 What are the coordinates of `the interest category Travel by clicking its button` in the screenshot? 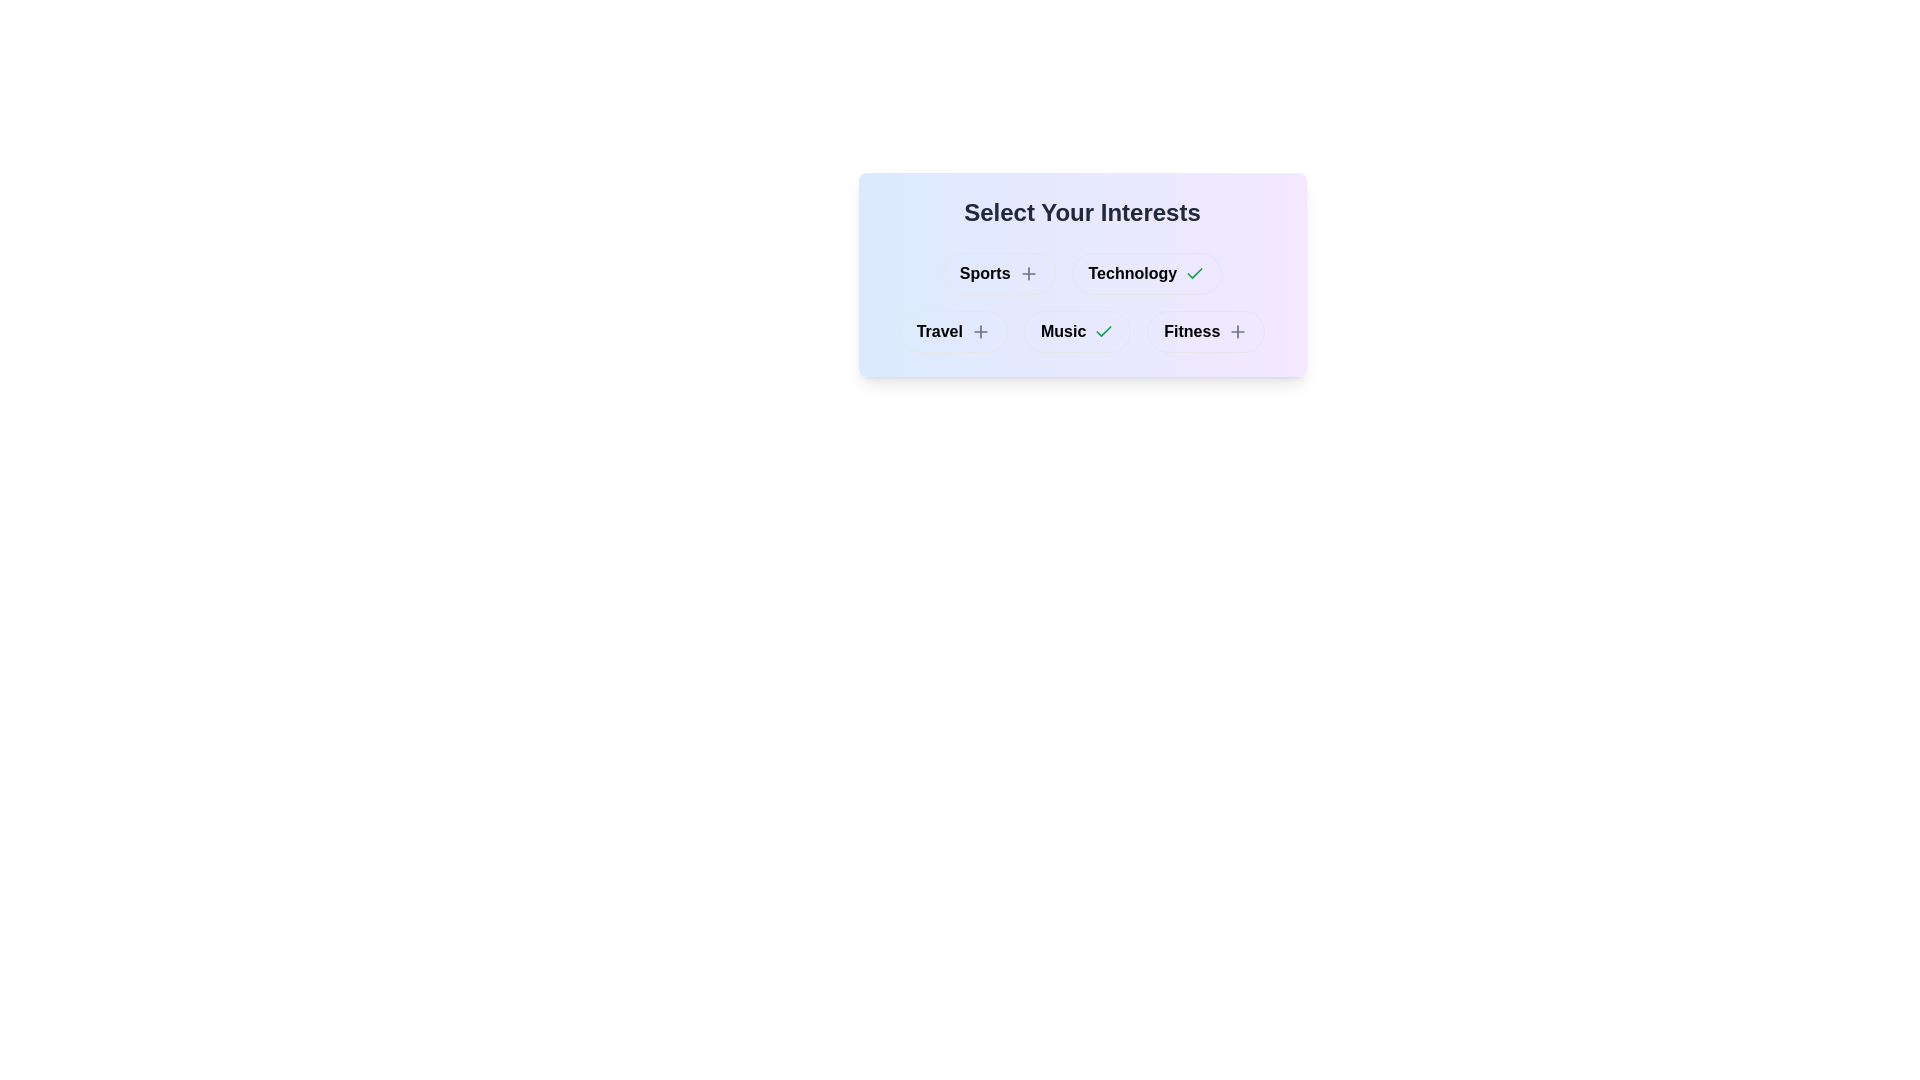 It's located at (953, 330).